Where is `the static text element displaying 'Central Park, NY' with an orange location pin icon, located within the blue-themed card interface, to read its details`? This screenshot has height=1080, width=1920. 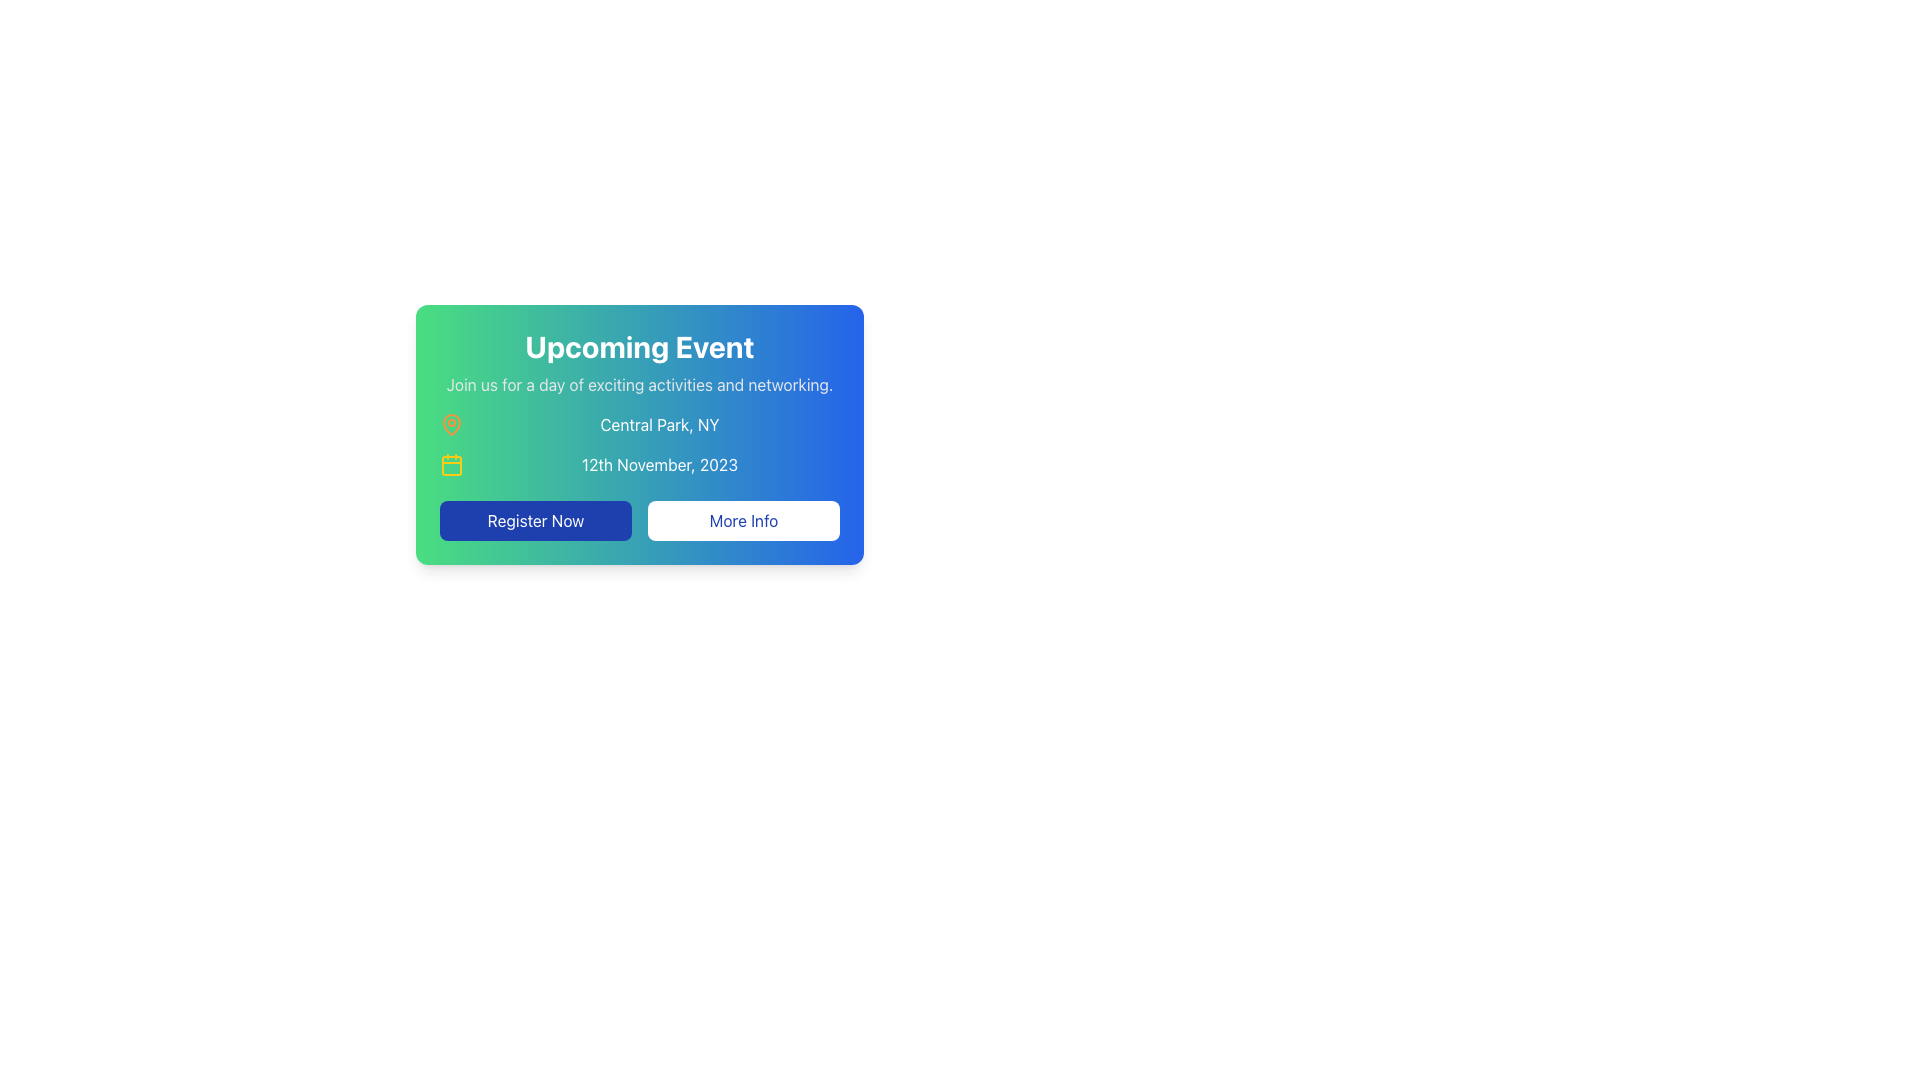 the static text element displaying 'Central Park, NY' with an orange location pin icon, located within the blue-themed card interface, to read its details is located at coordinates (638, 423).